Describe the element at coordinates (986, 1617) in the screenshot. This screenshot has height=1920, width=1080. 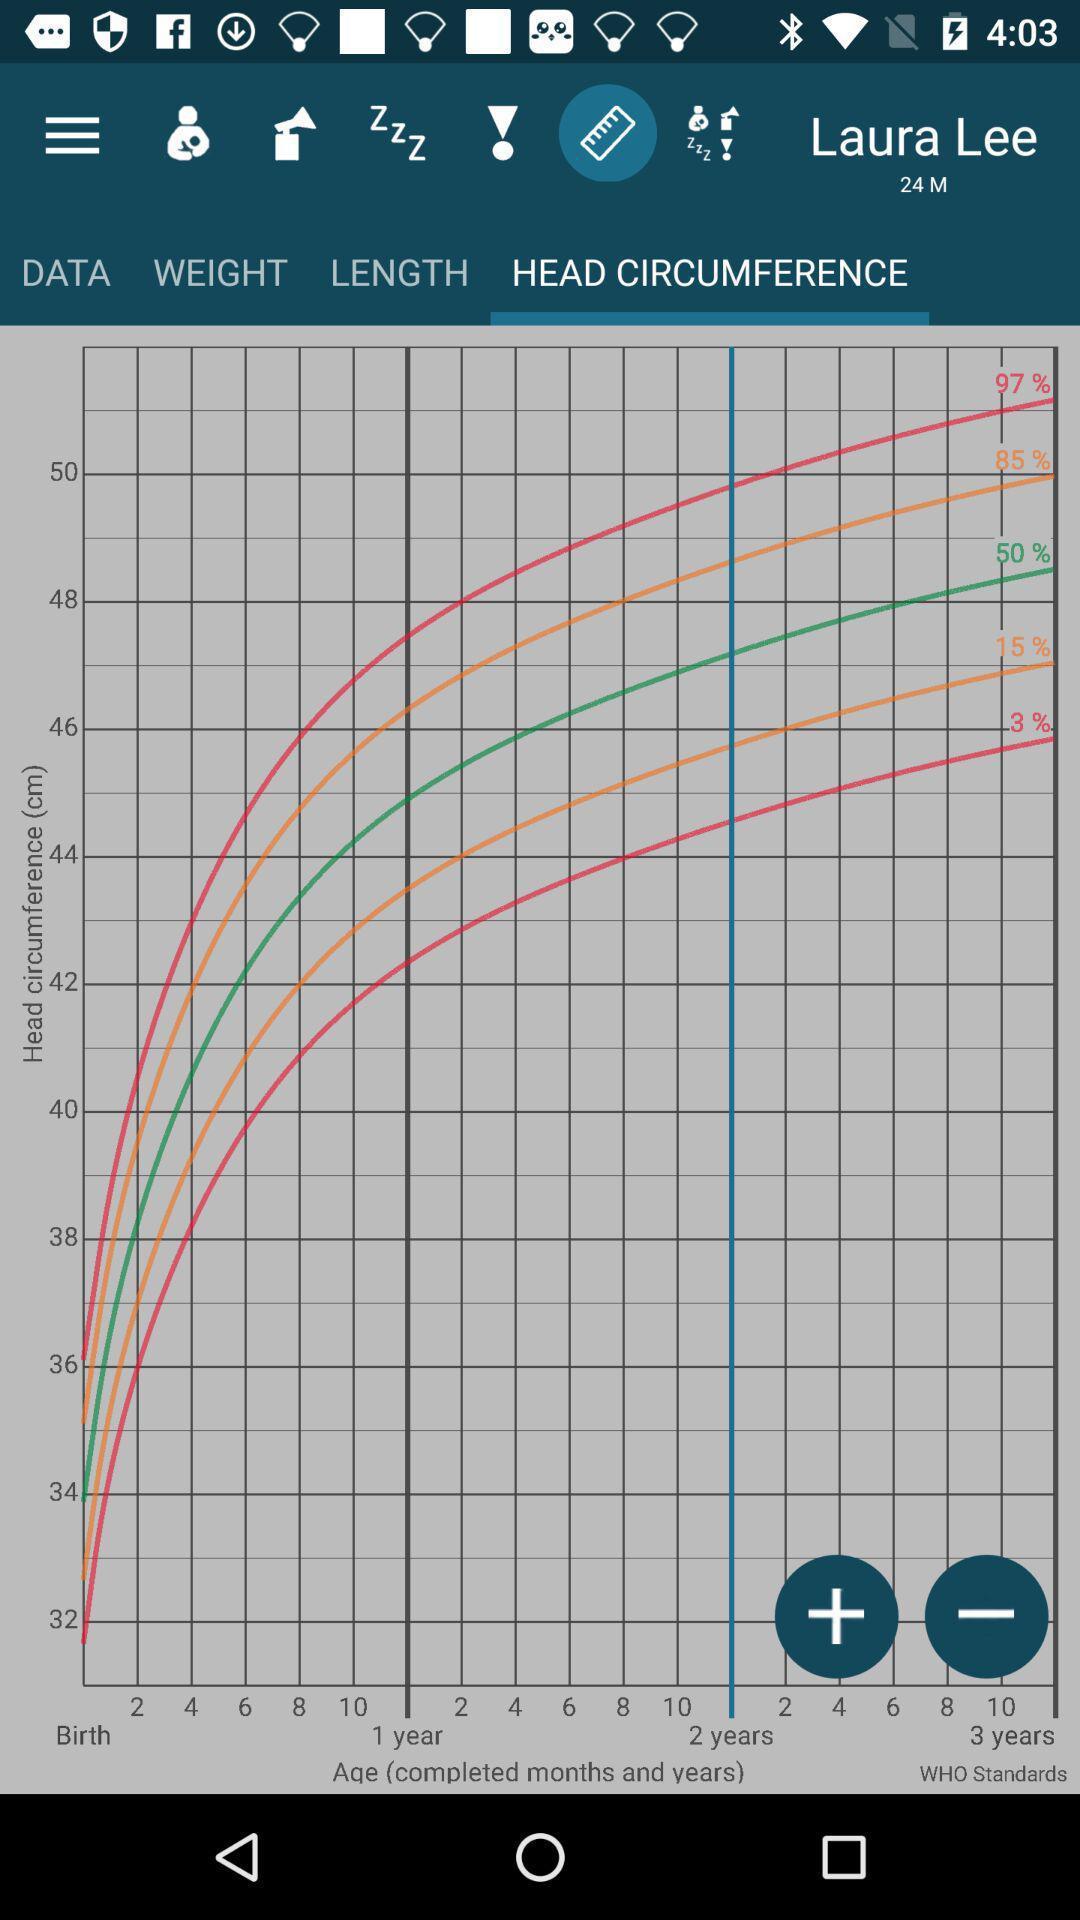
I see `the minus icon right to plus icon` at that location.